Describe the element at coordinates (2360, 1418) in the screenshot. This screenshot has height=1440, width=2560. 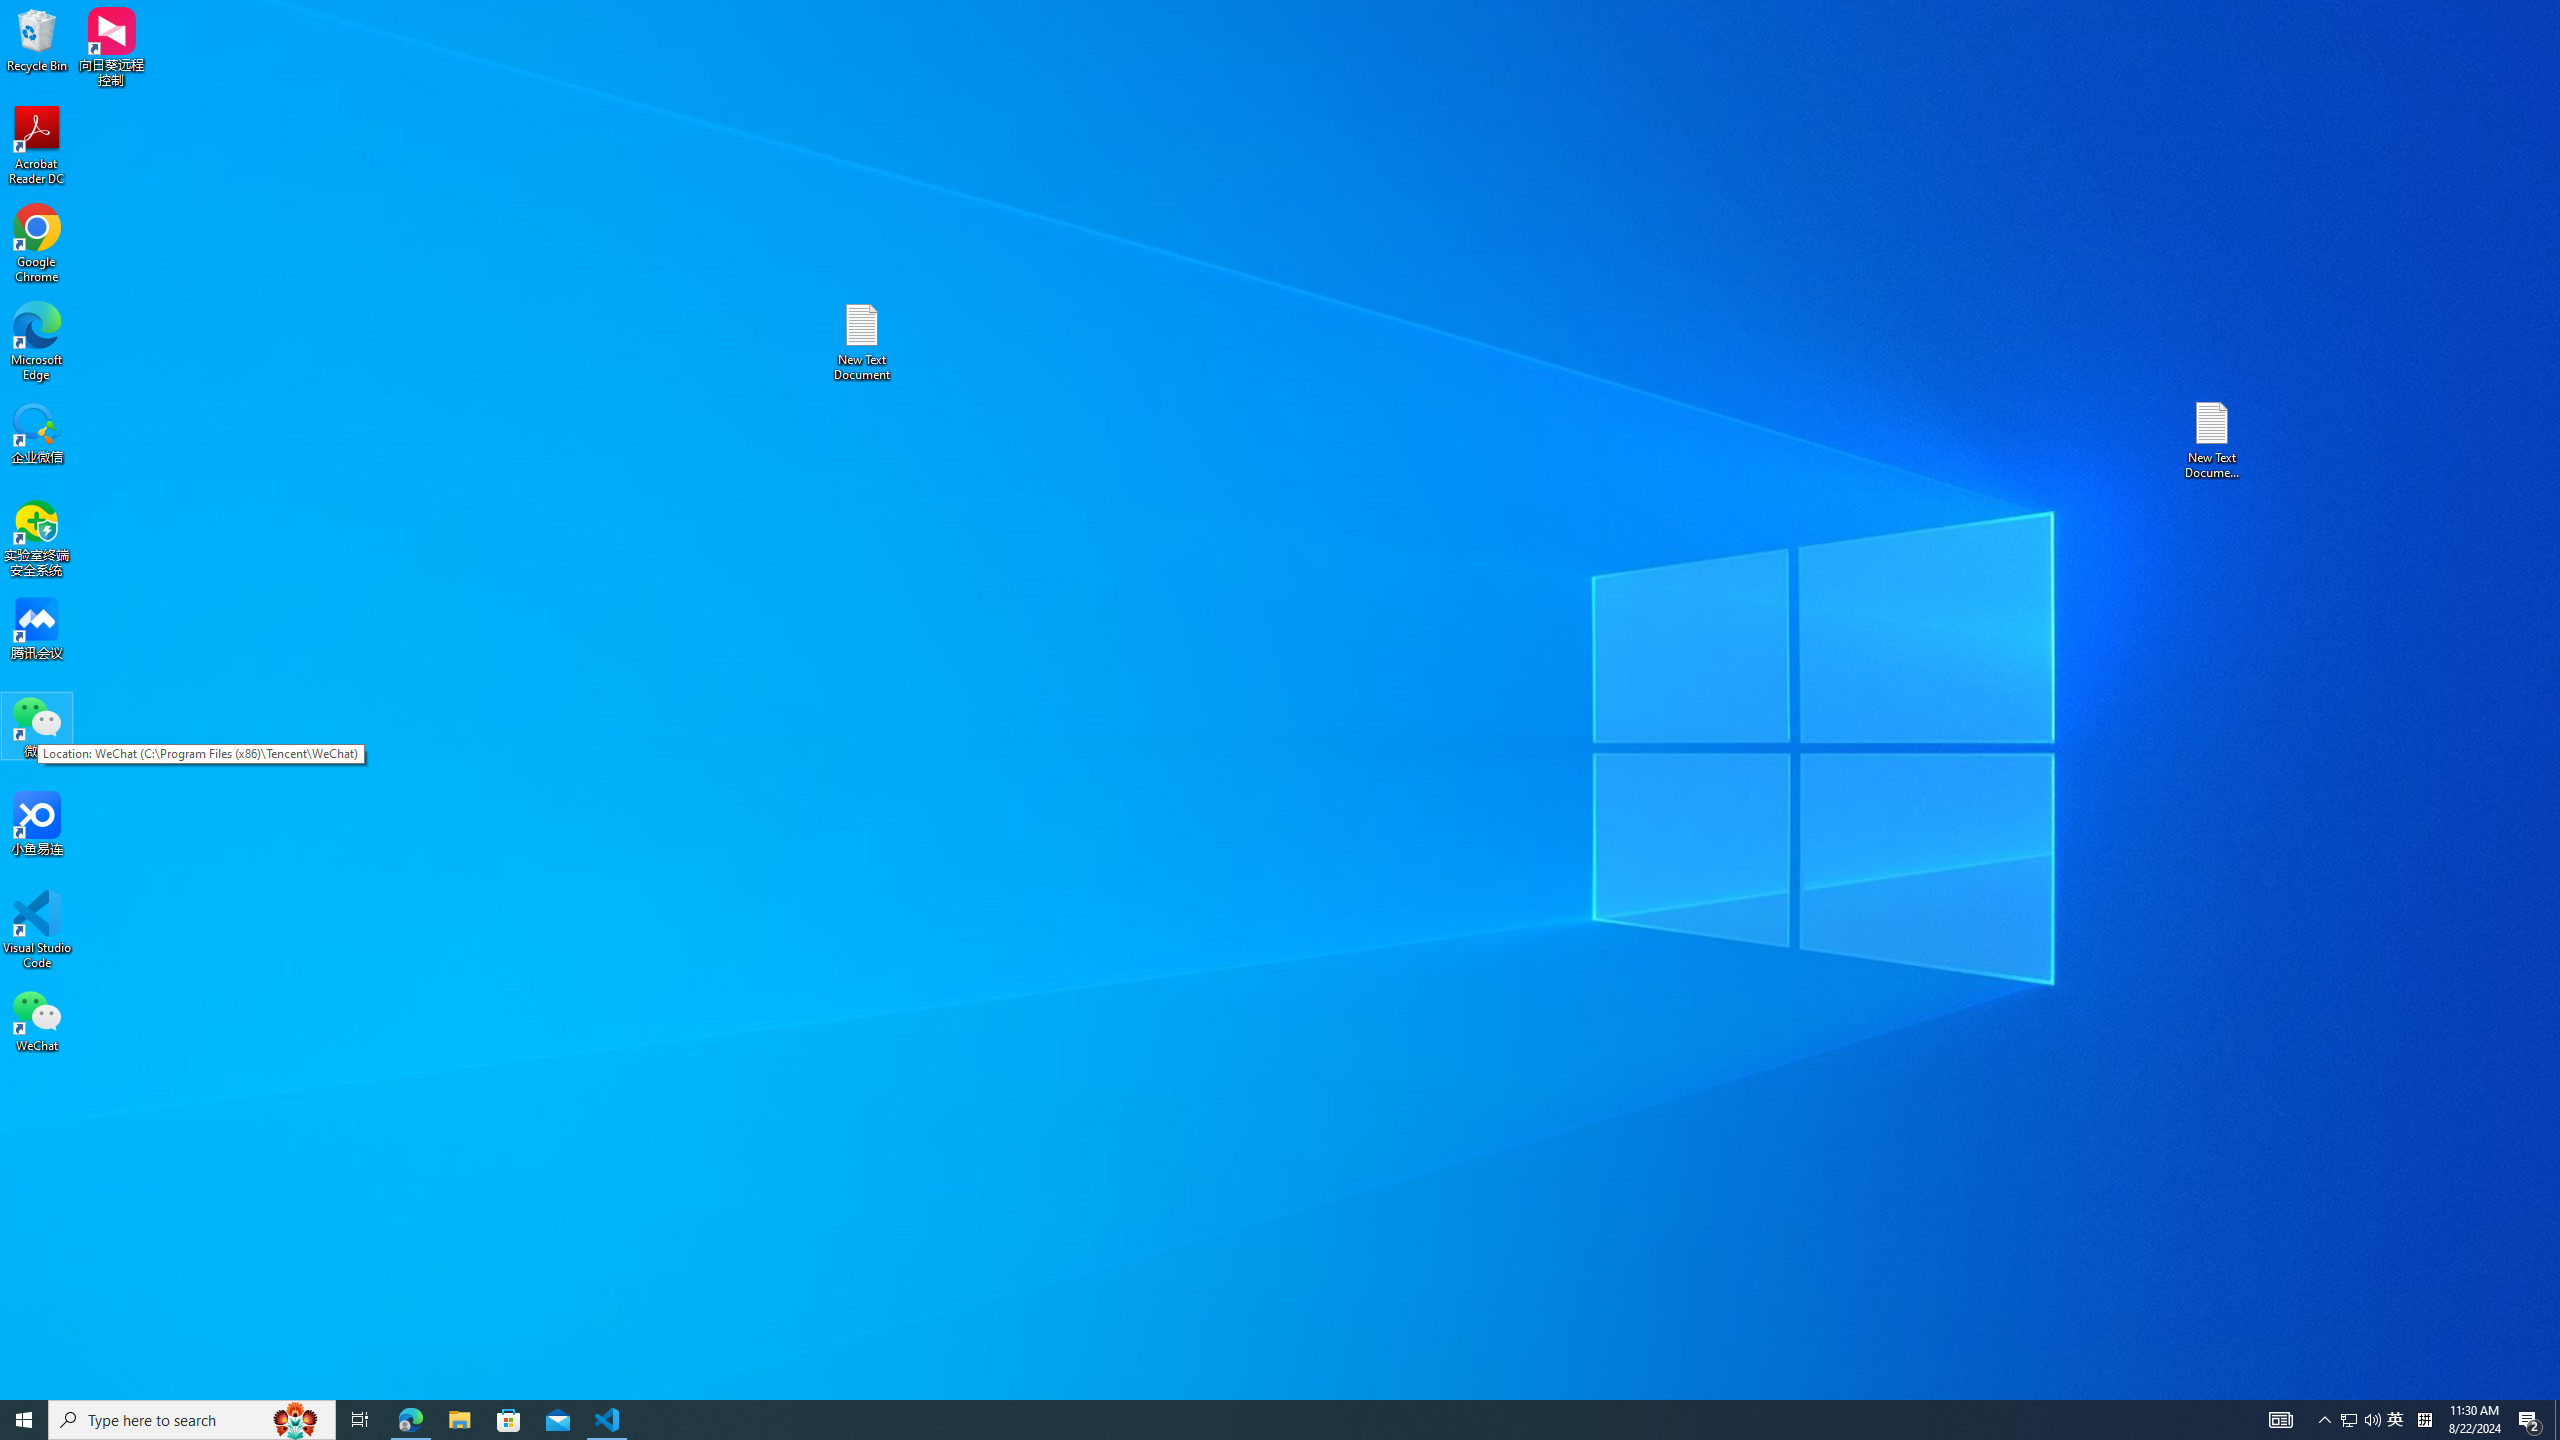
I see `'User Promoted Notification Area'` at that location.